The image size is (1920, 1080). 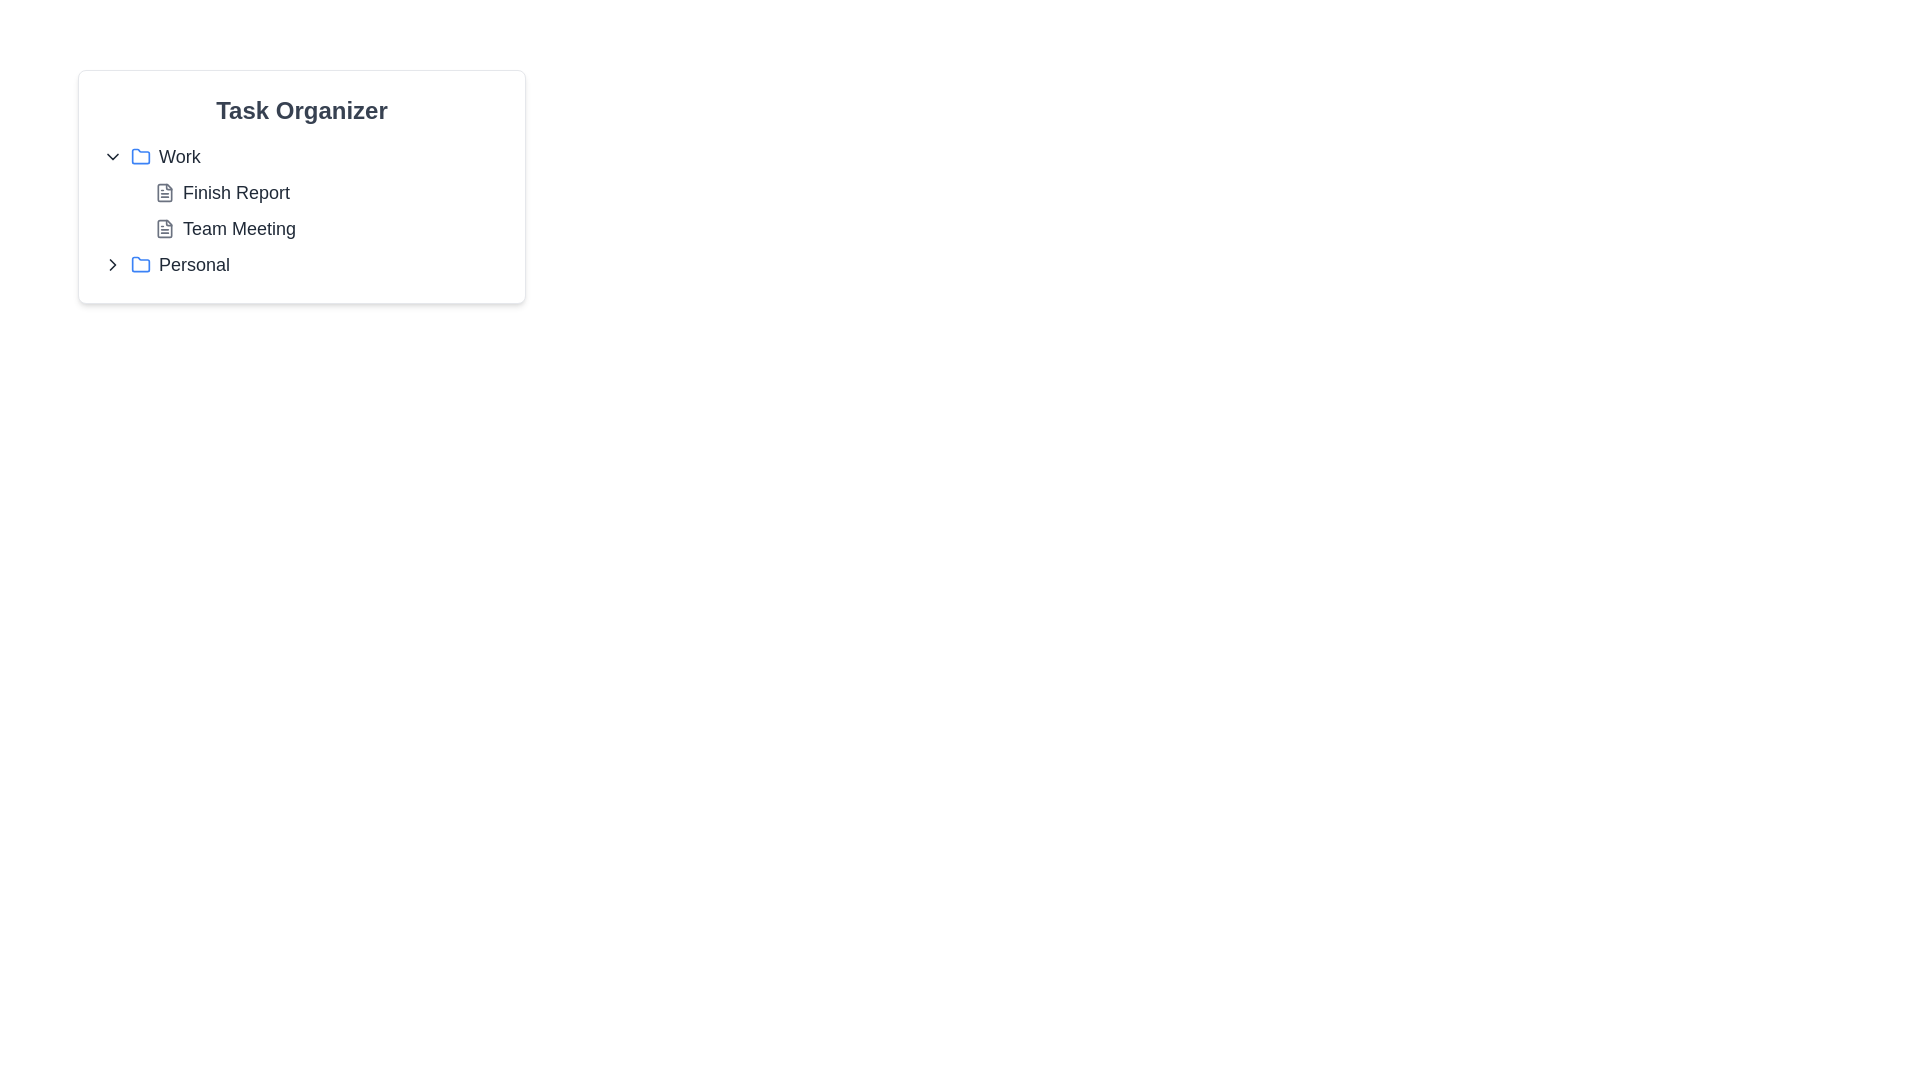 What do you see at coordinates (139, 156) in the screenshot?
I see `the folder icon that represents the 'Work' category, located immediately to the left of the 'Work' label` at bounding box center [139, 156].